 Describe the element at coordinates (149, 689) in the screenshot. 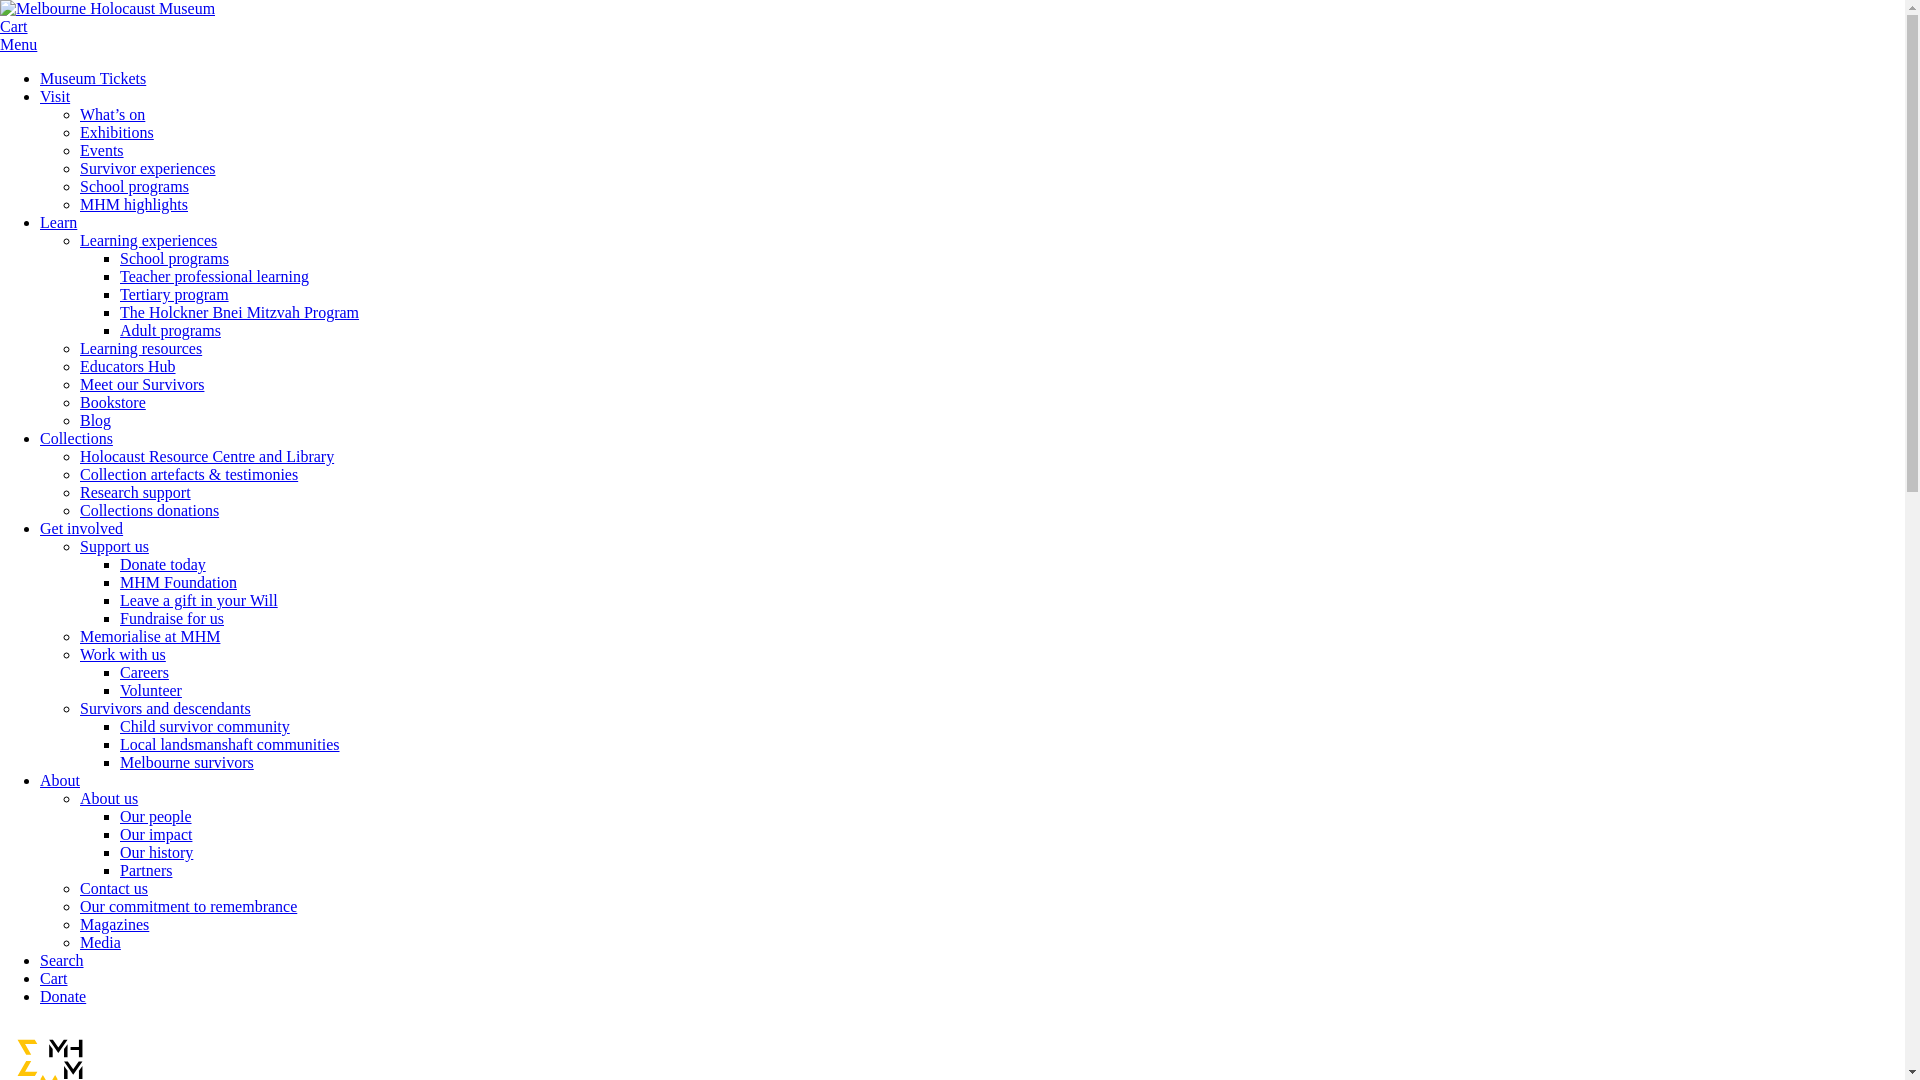

I see `'Volunteer'` at that location.